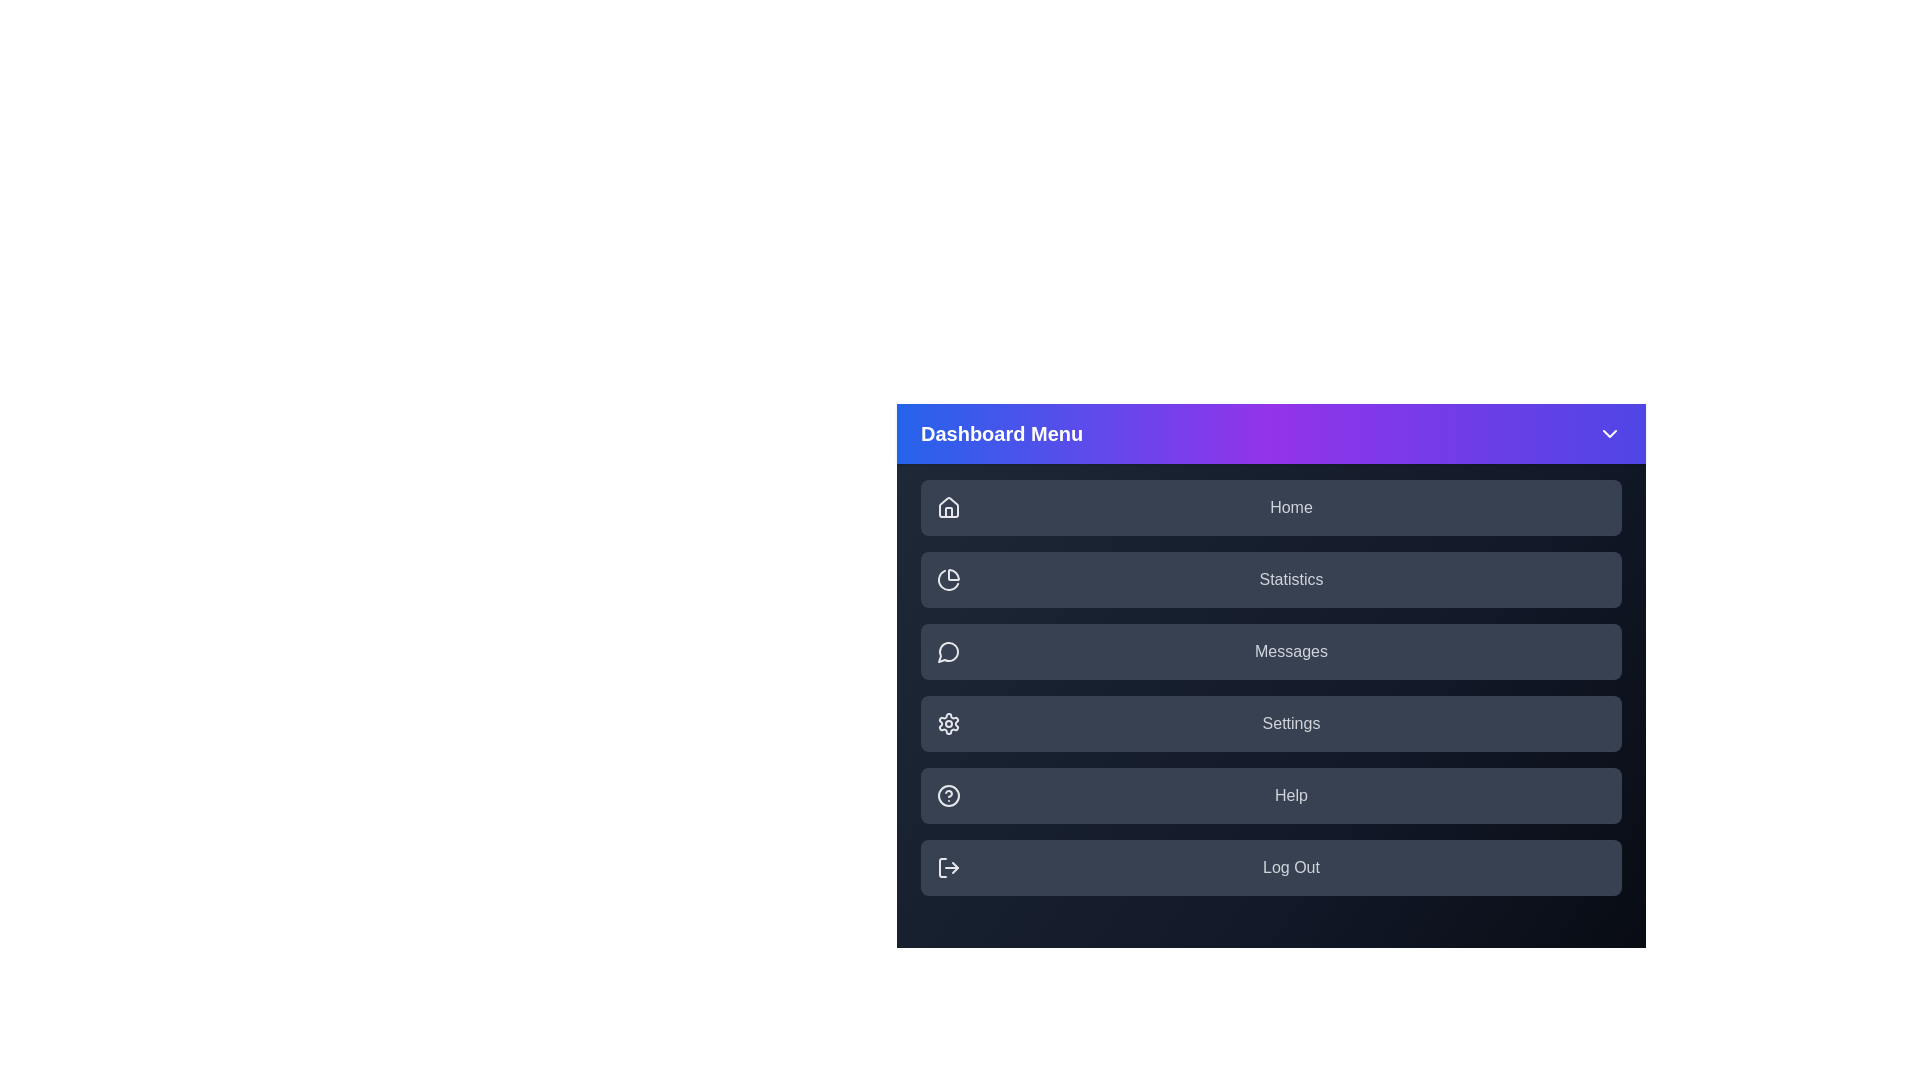  Describe the element at coordinates (1270, 724) in the screenshot. I see `the menu item labeled Settings` at that location.